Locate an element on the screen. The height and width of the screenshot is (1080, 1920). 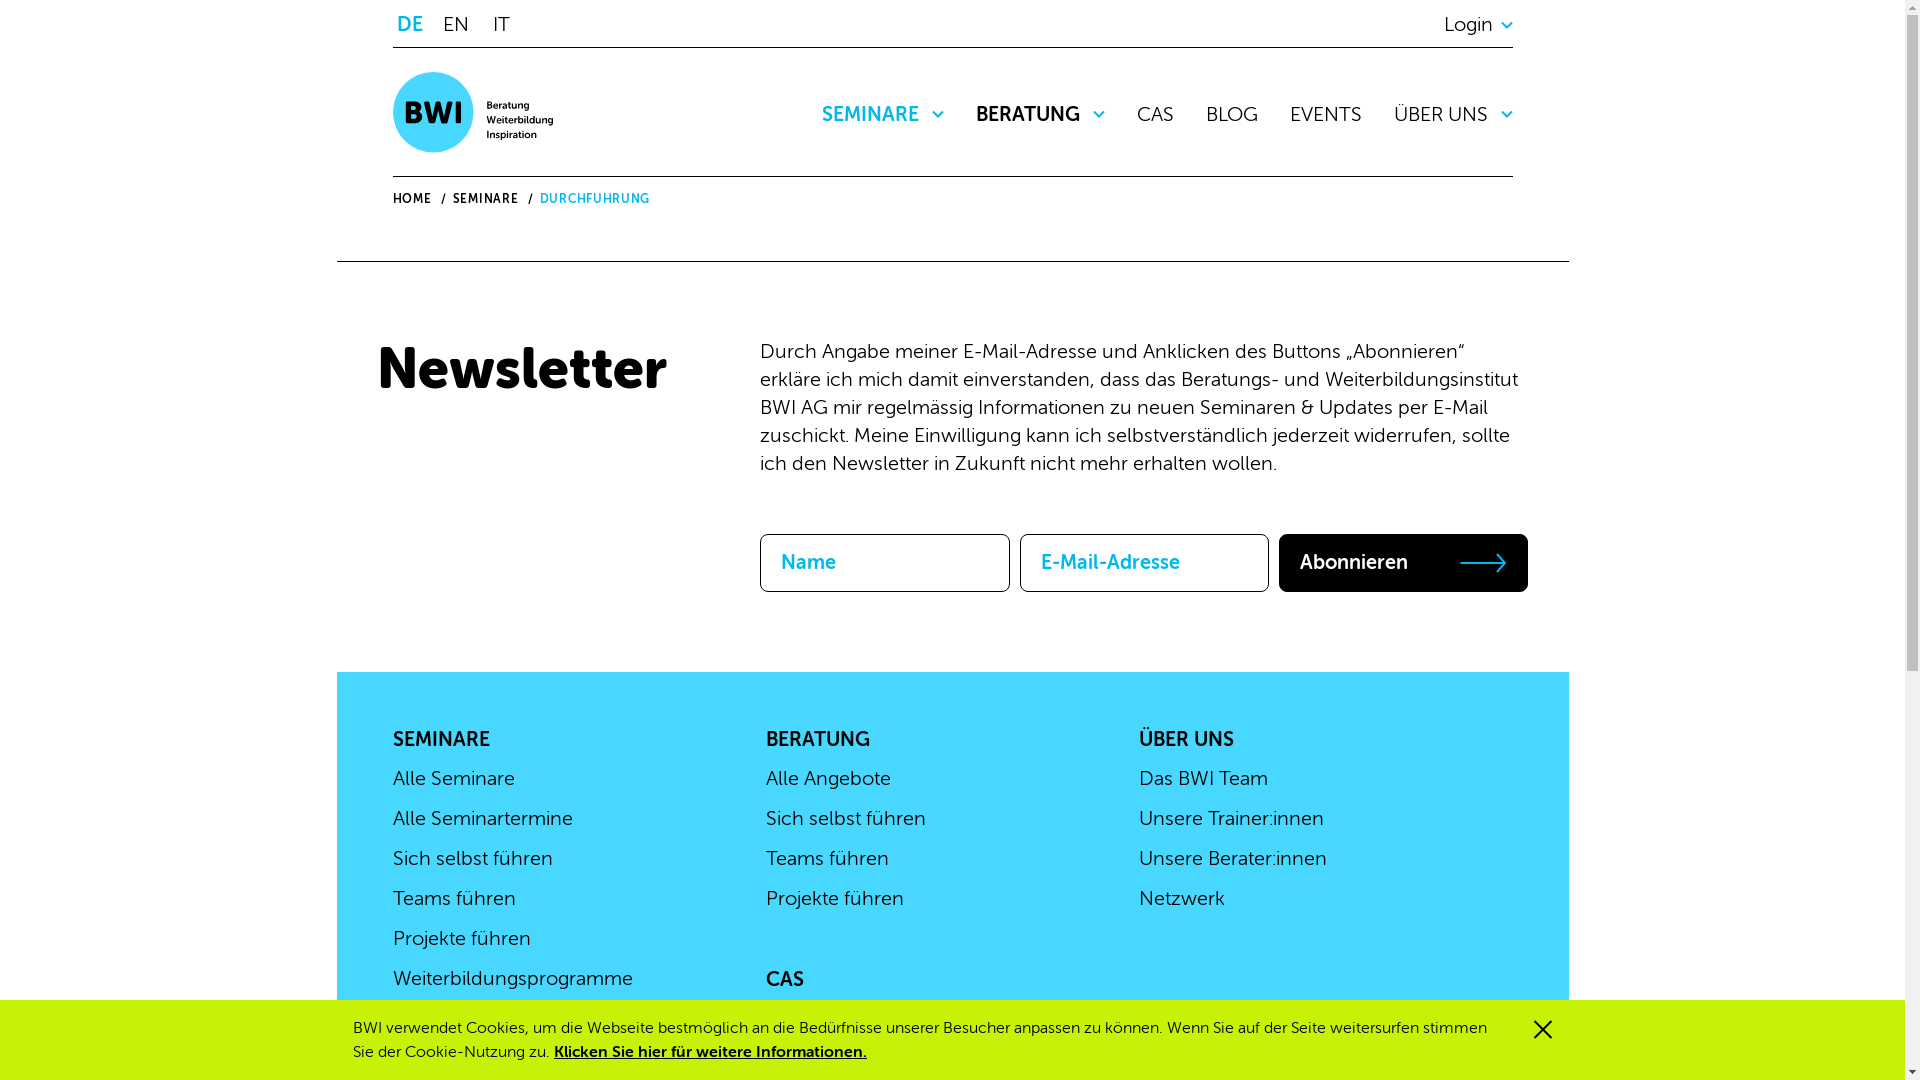
'Login' is located at coordinates (1478, 23).